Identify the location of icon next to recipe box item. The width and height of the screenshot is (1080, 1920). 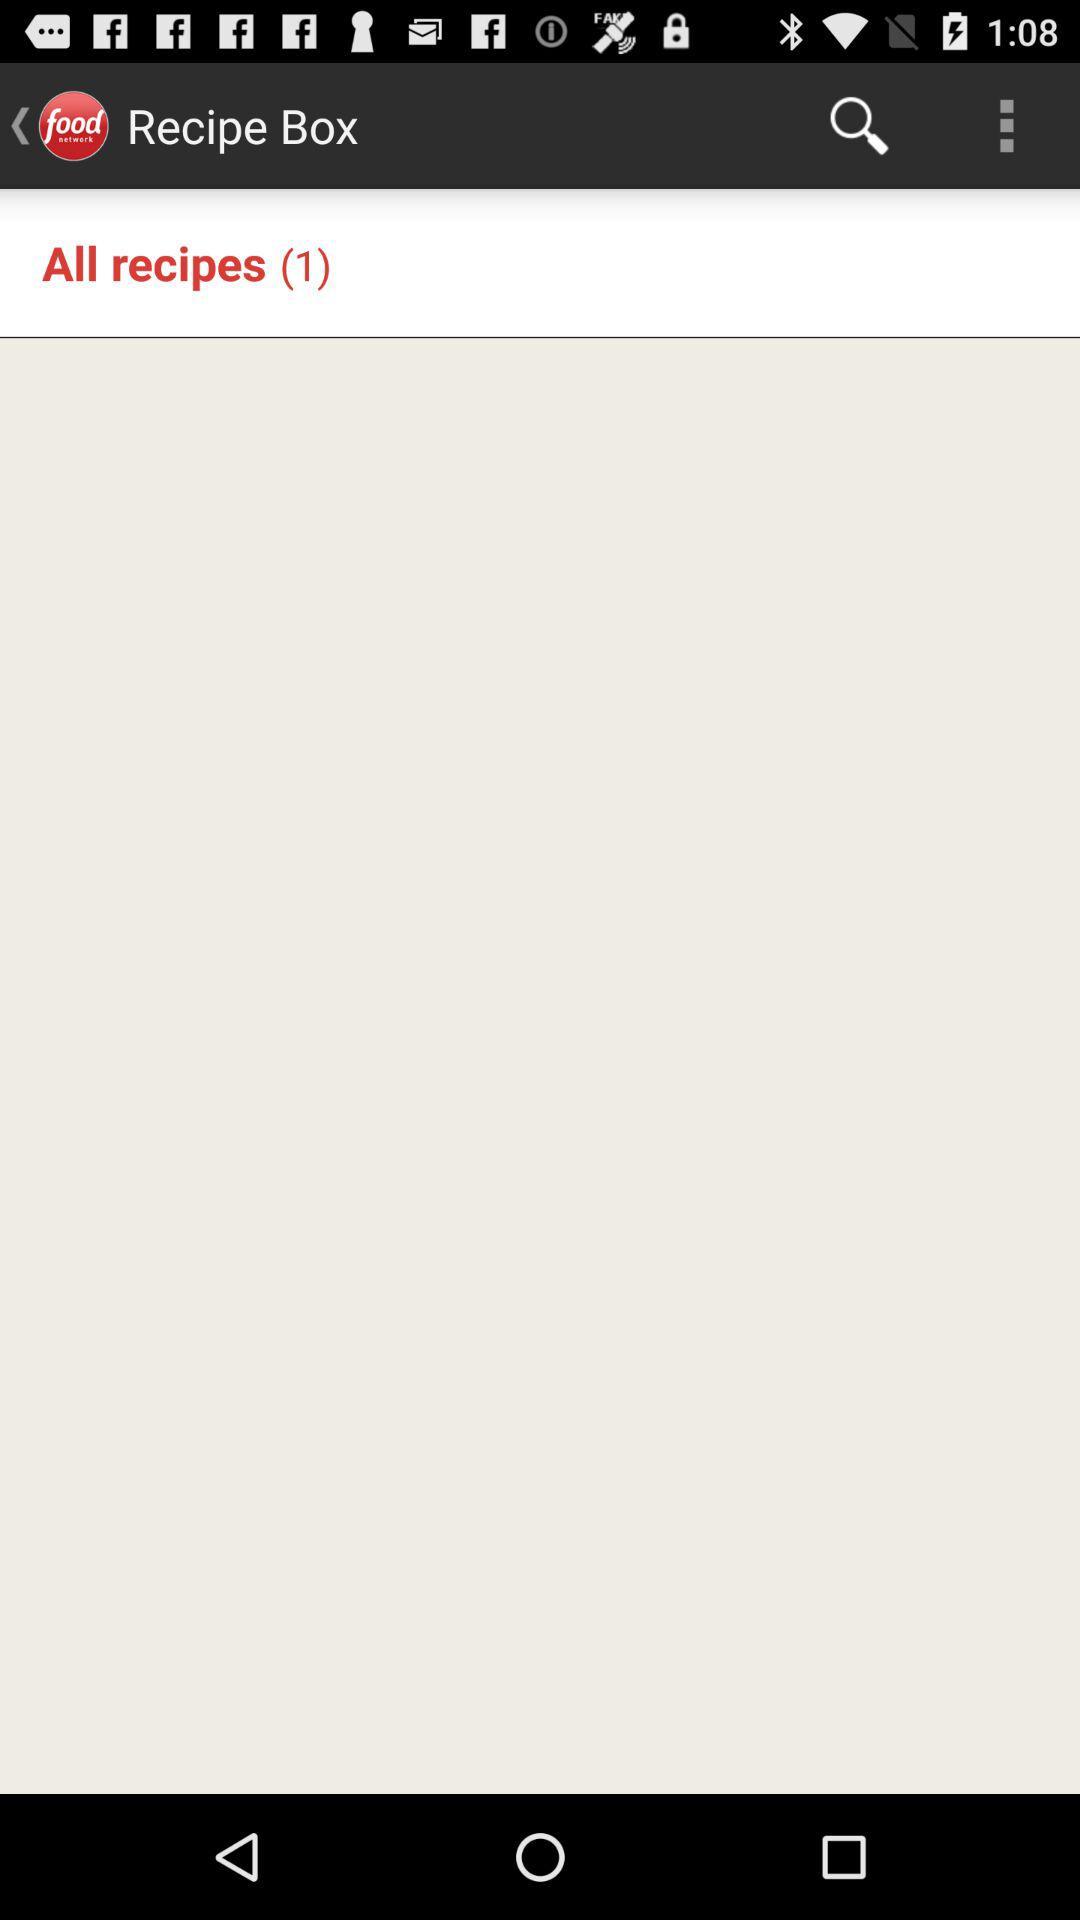
(858, 124).